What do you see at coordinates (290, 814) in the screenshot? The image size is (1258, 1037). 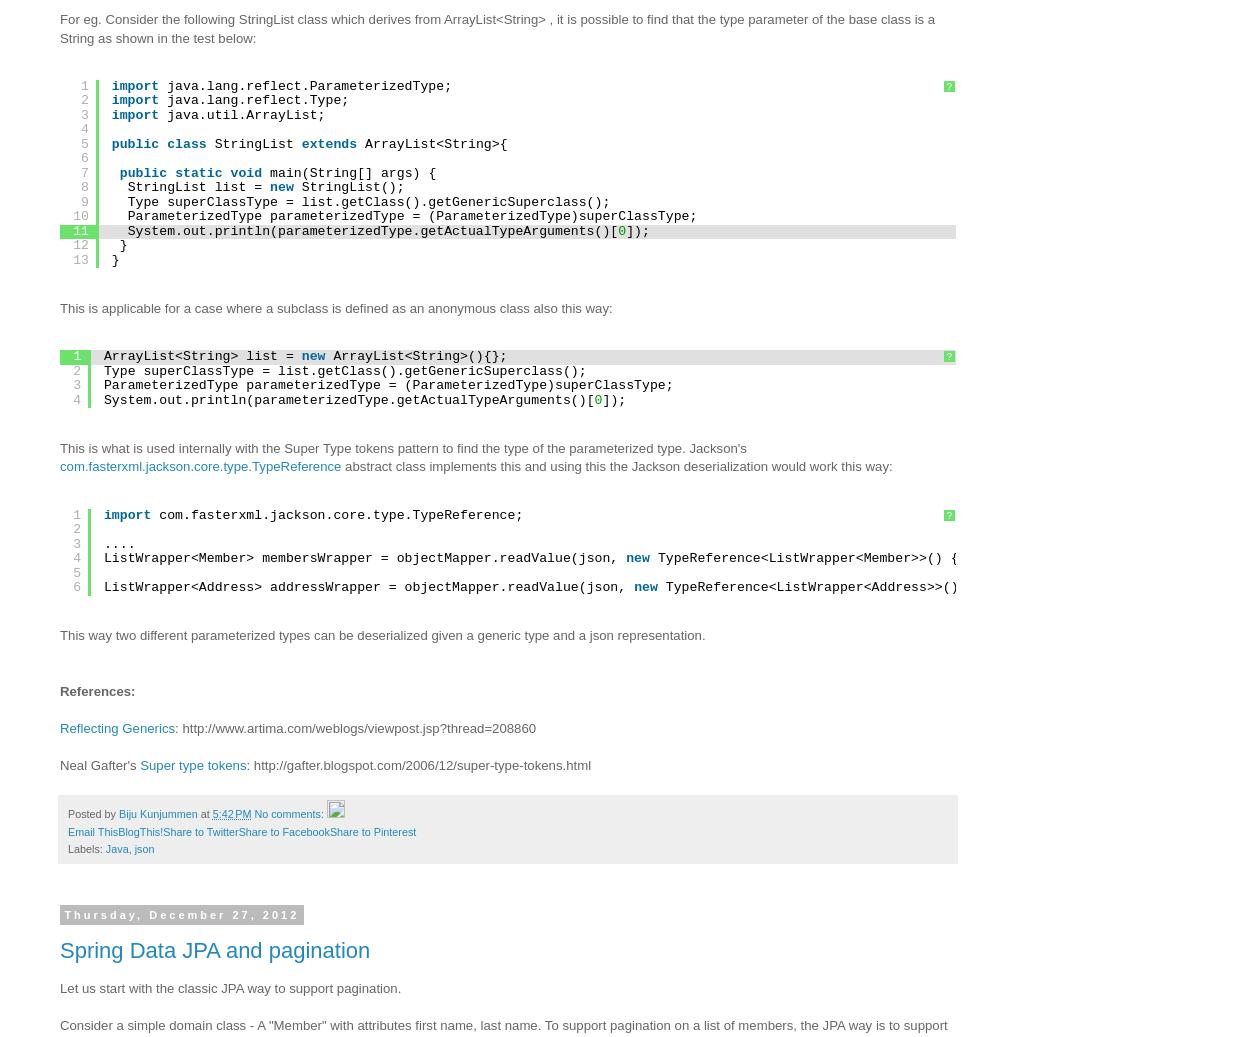 I see `'No comments:'` at bounding box center [290, 814].